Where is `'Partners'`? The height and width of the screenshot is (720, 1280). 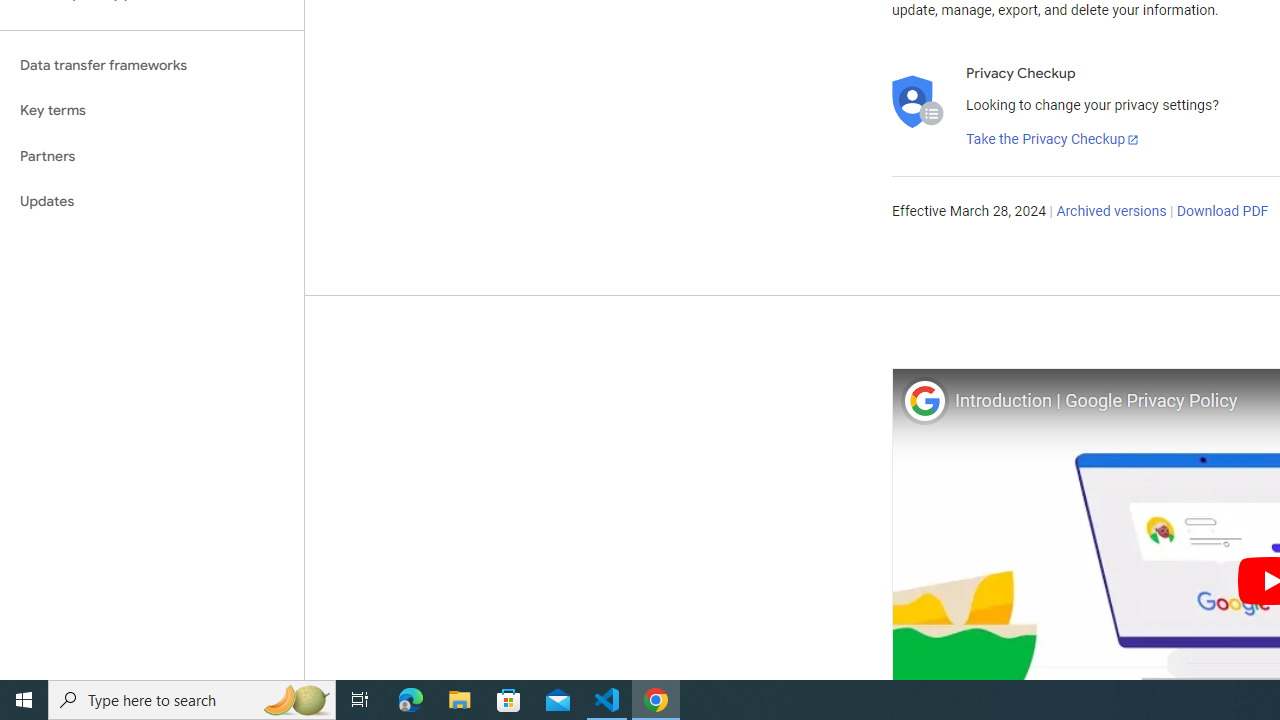 'Partners' is located at coordinates (151, 155).